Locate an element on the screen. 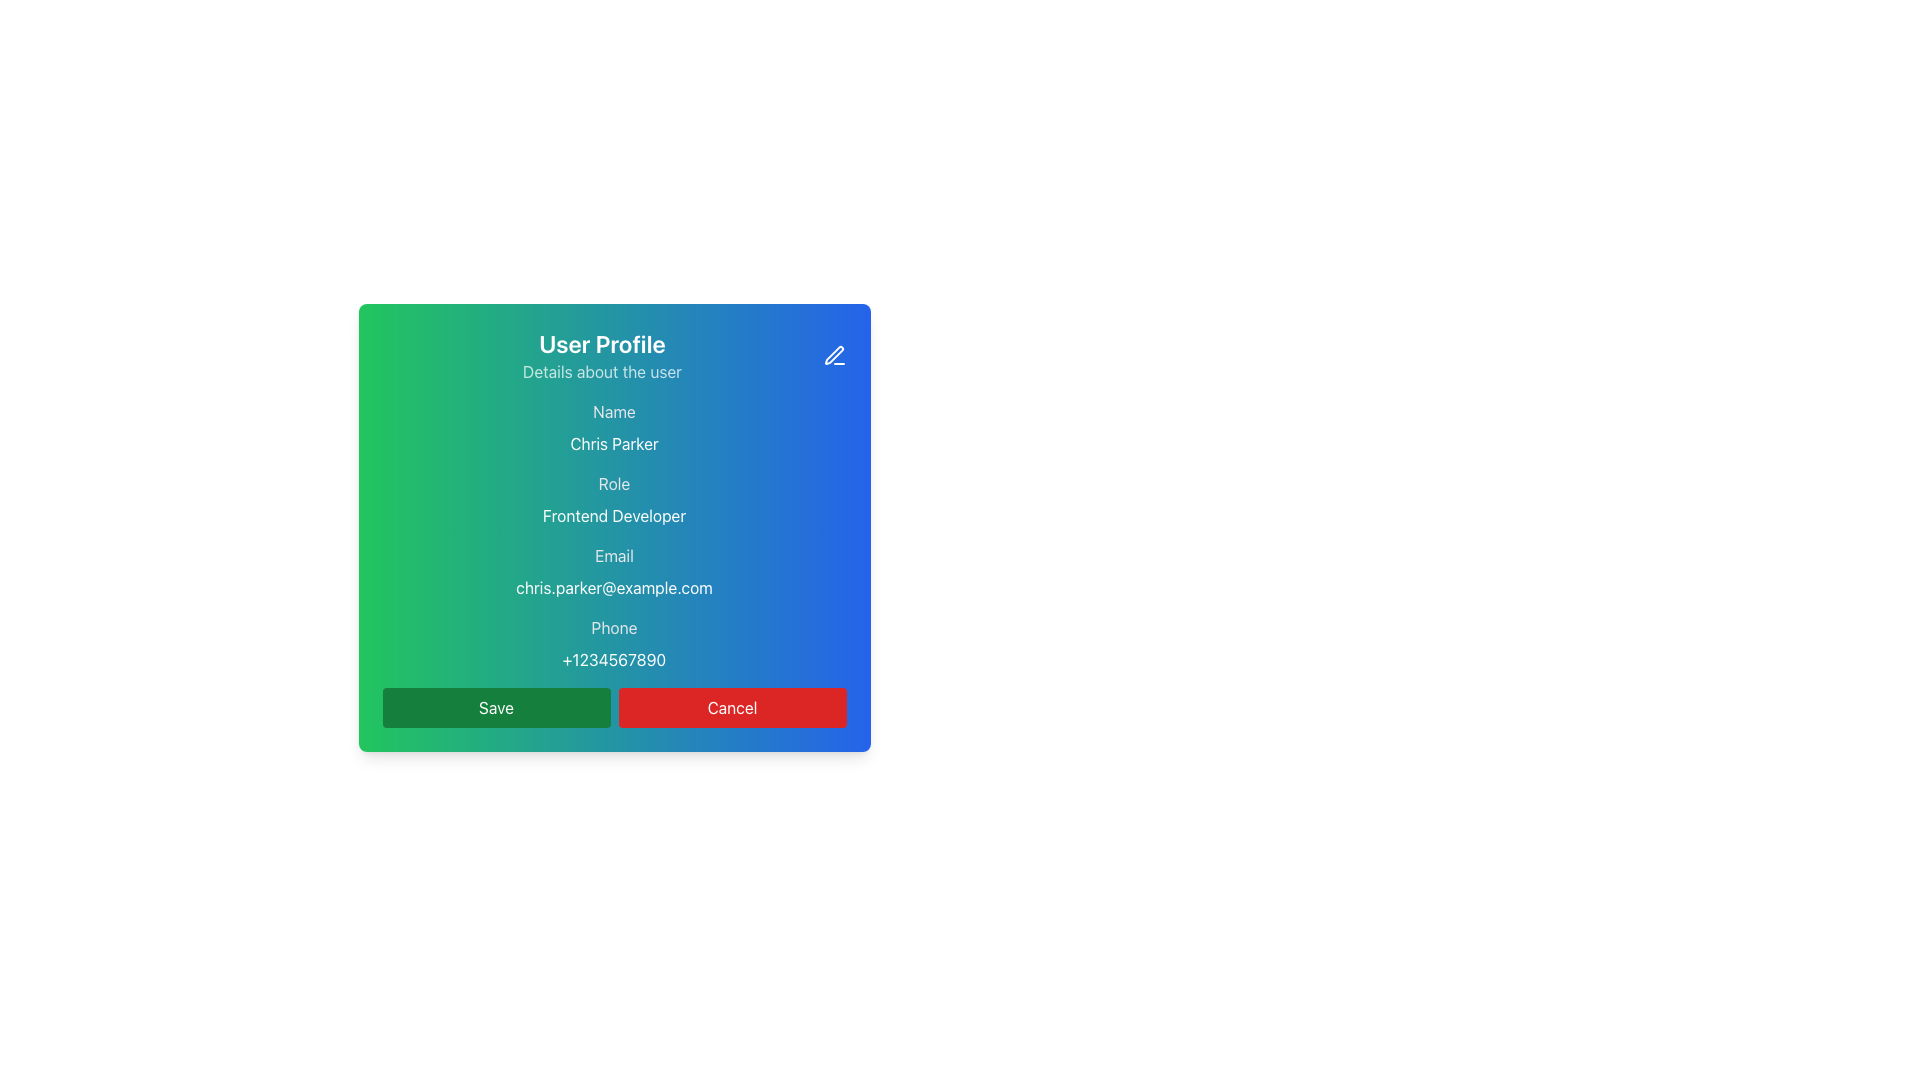 The height and width of the screenshot is (1080, 1920). the informational text block displaying the email 'chris.parker@example.com', which is positioned below the role information and above the phone number in the user details layout is located at coordinates (613, 571).